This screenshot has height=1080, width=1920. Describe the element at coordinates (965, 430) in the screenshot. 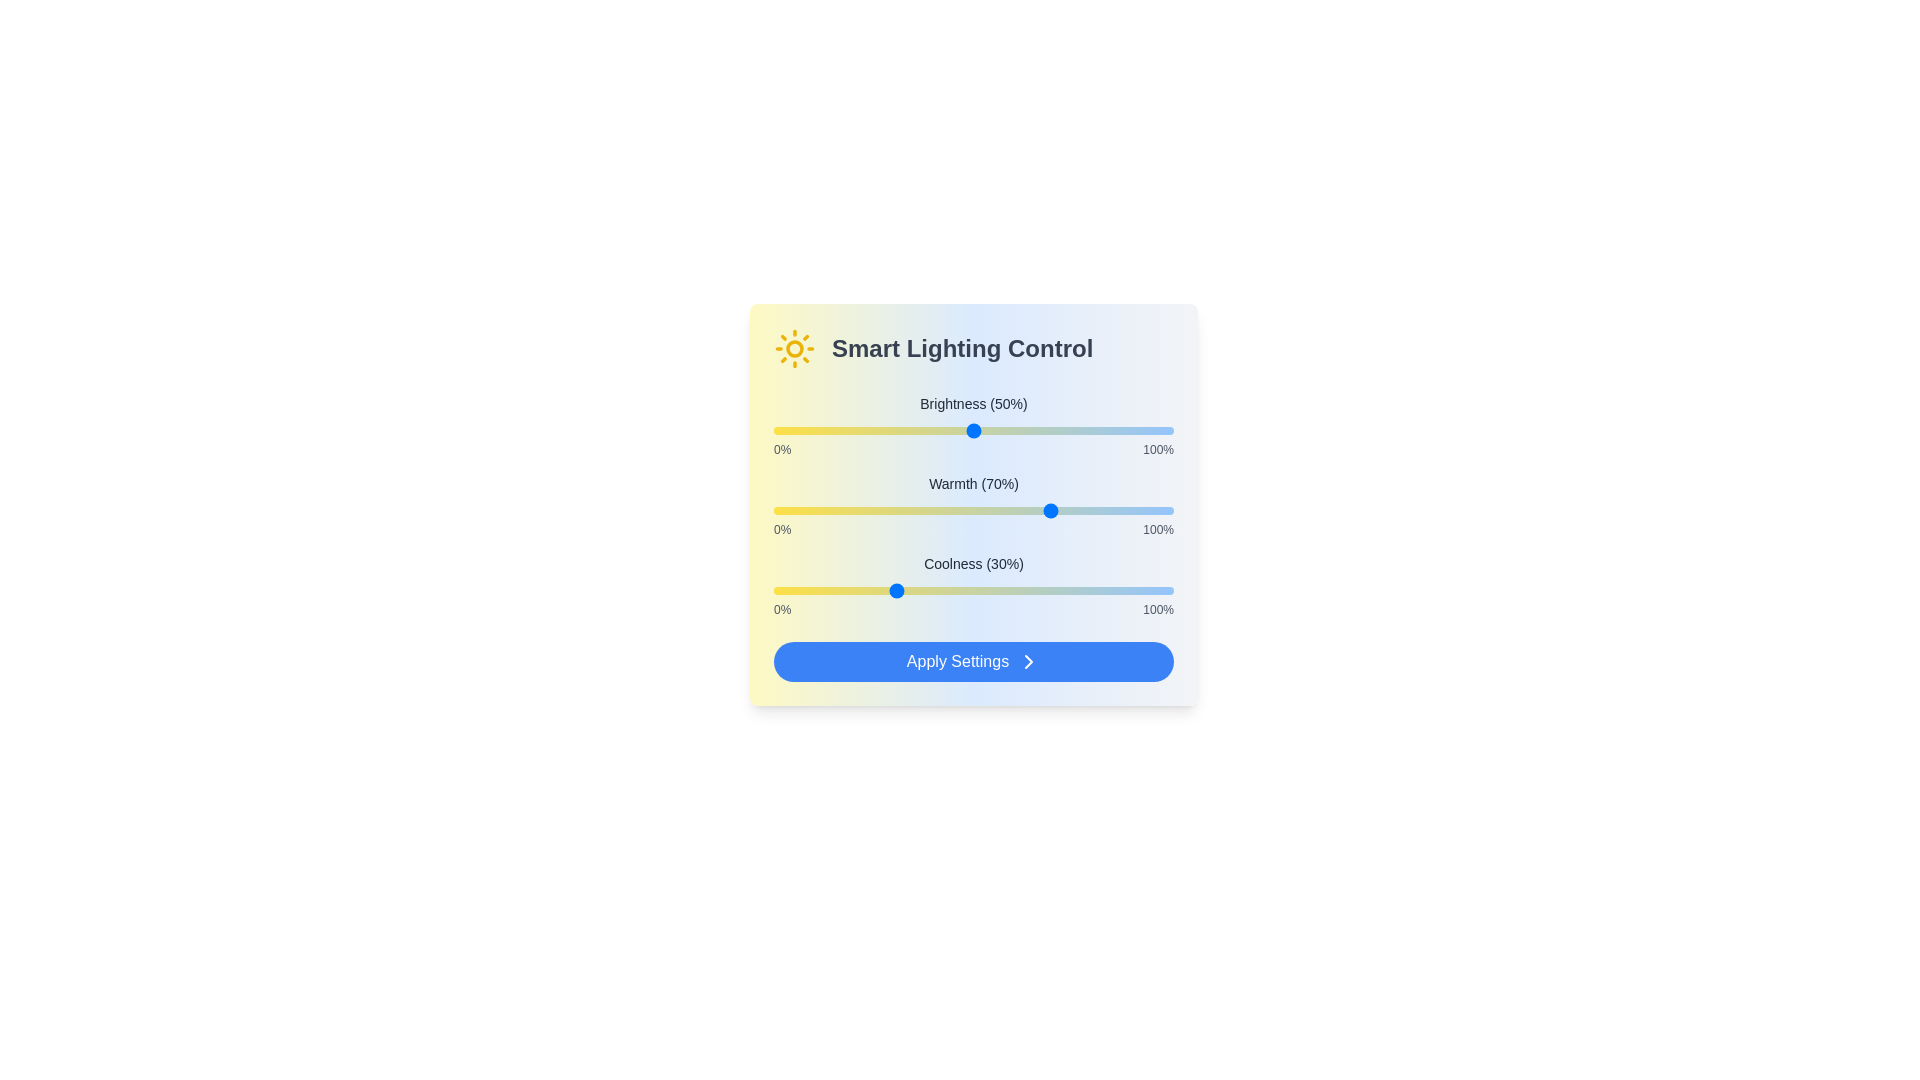

I see `the brightness slider to 48%` at that location.